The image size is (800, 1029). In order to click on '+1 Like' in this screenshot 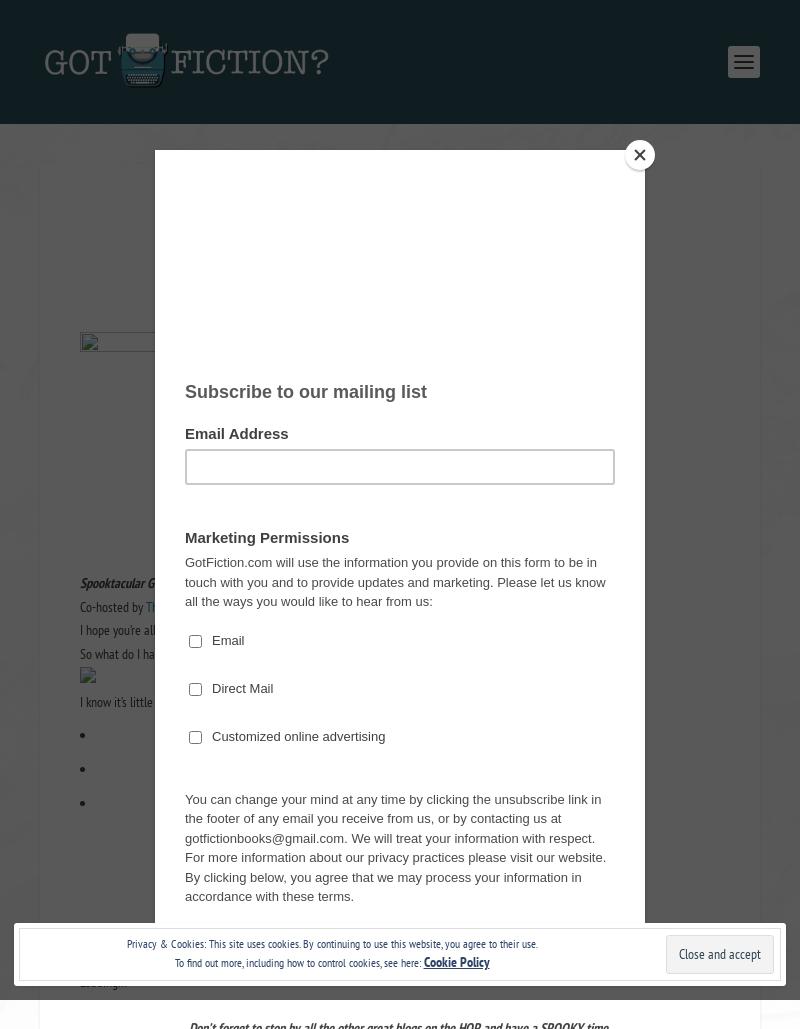, I will do `click(339, 910)`.